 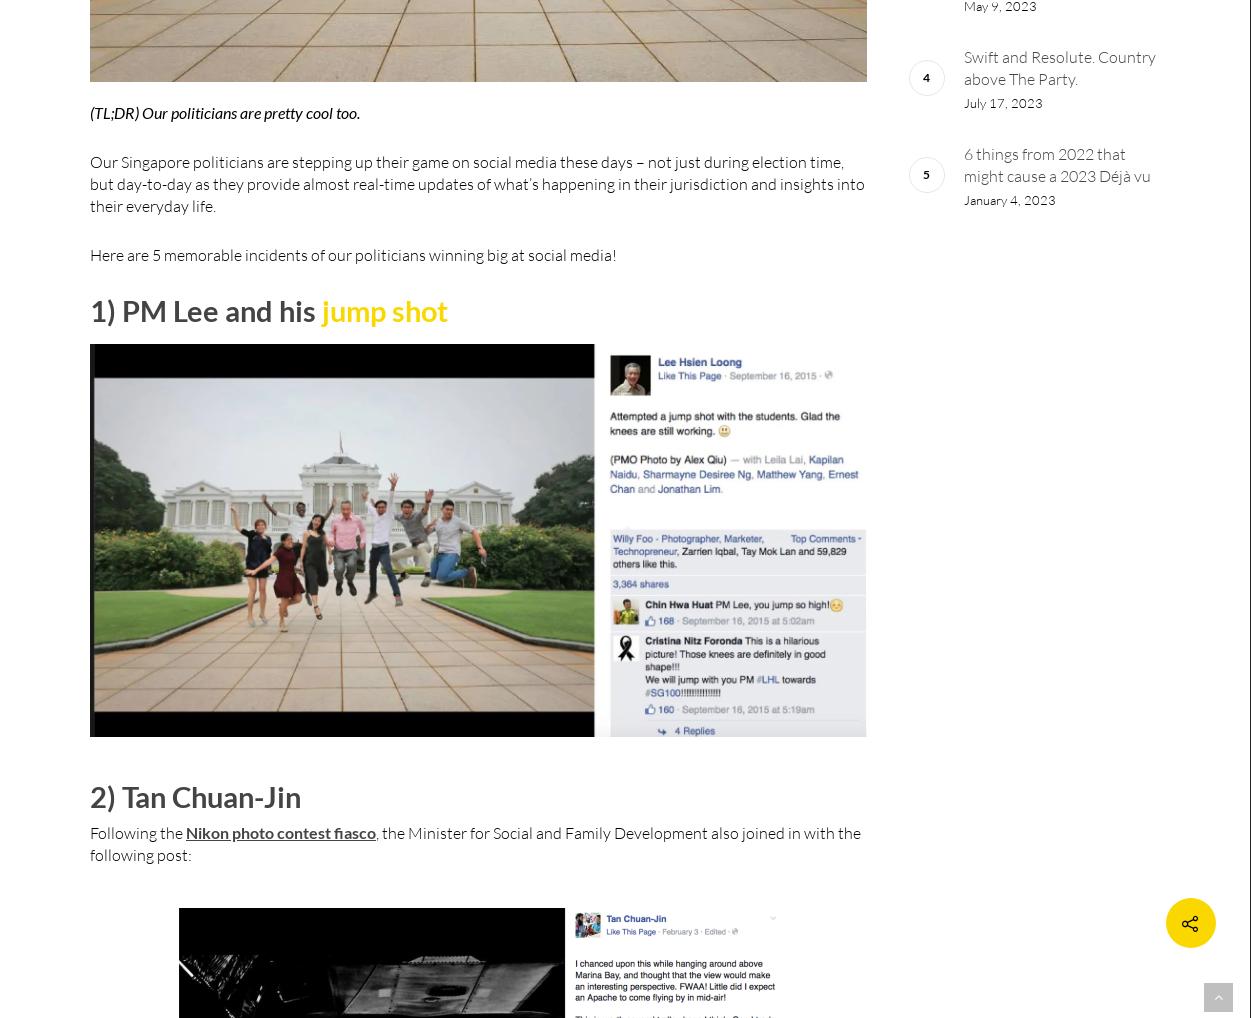 What do you see at coordinates (1055, 165) in the screenshot?
I see `'6 things from 2022 that might cause a 2023 Déjà vu'` at bounding box center [1055, 165].